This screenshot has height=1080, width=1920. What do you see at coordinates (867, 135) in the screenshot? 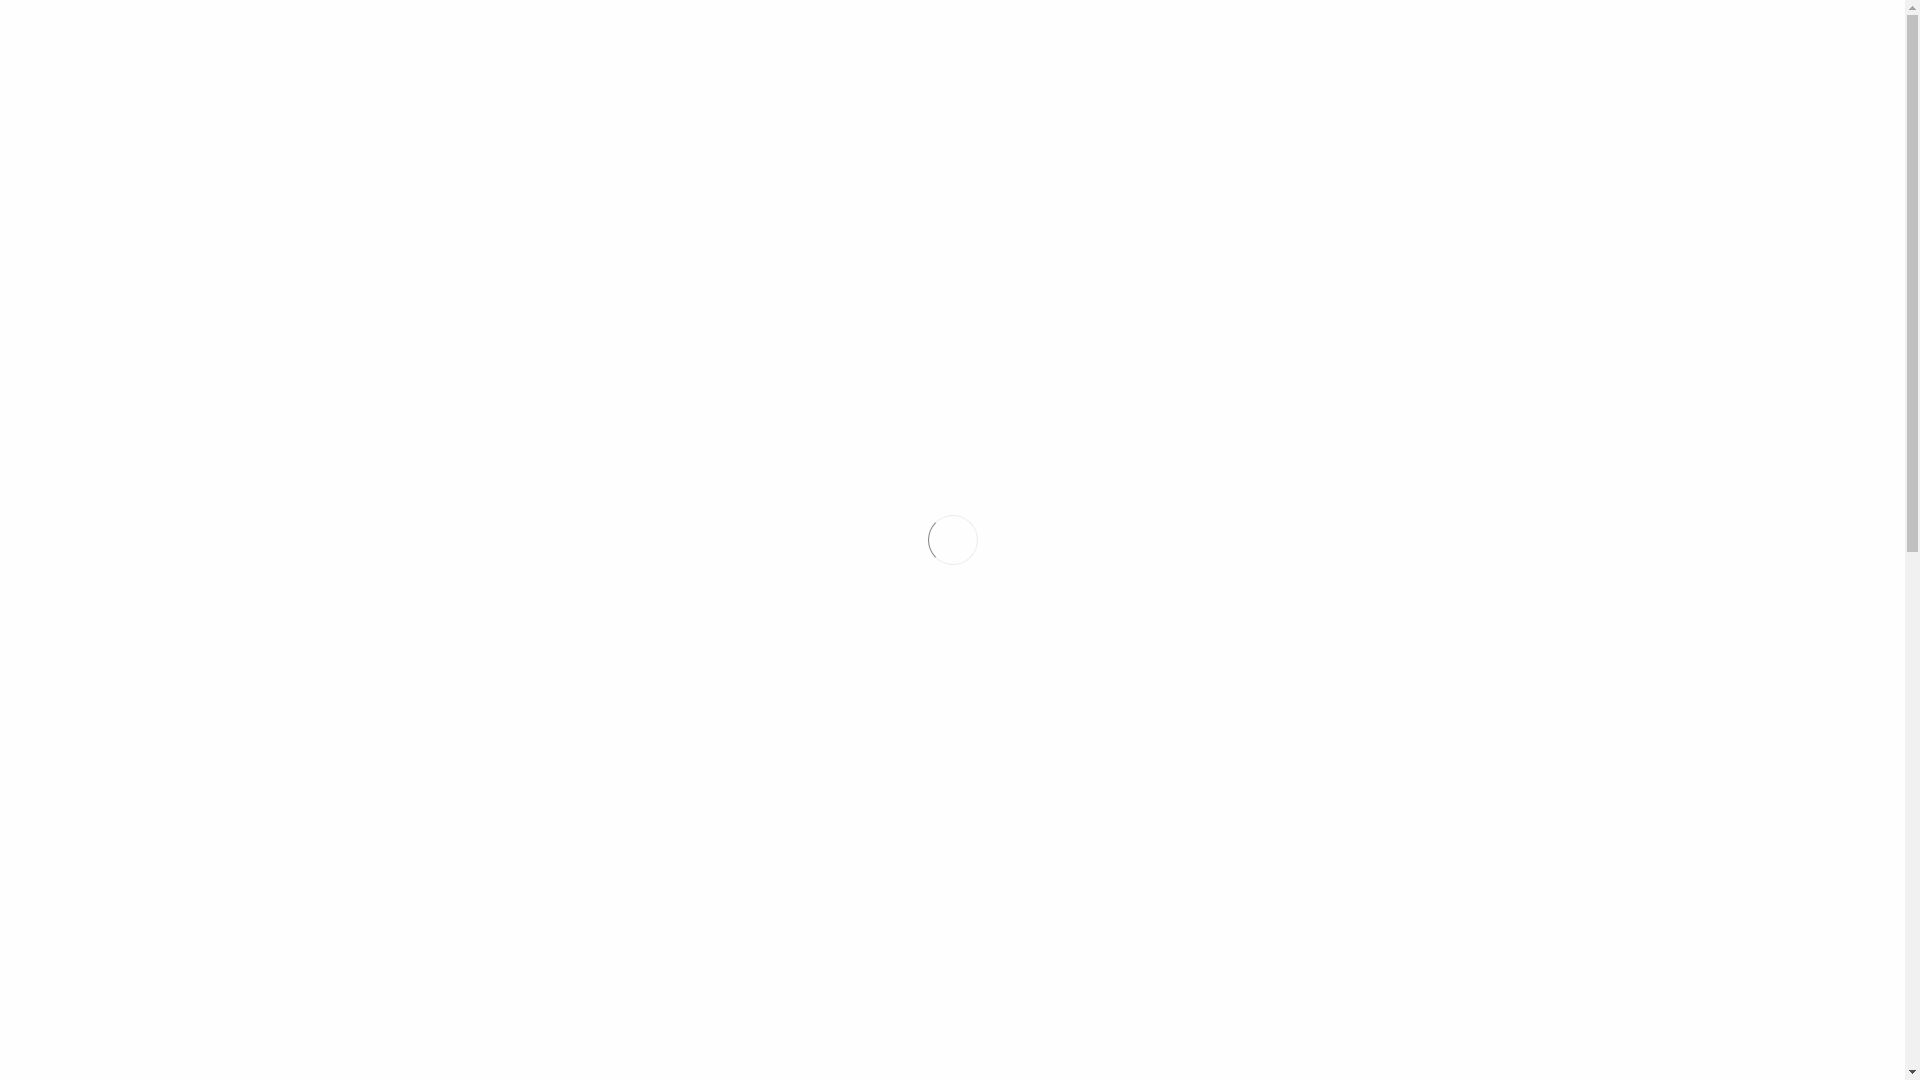
I see `'SERVICES'` at bounding box center [867, 135].